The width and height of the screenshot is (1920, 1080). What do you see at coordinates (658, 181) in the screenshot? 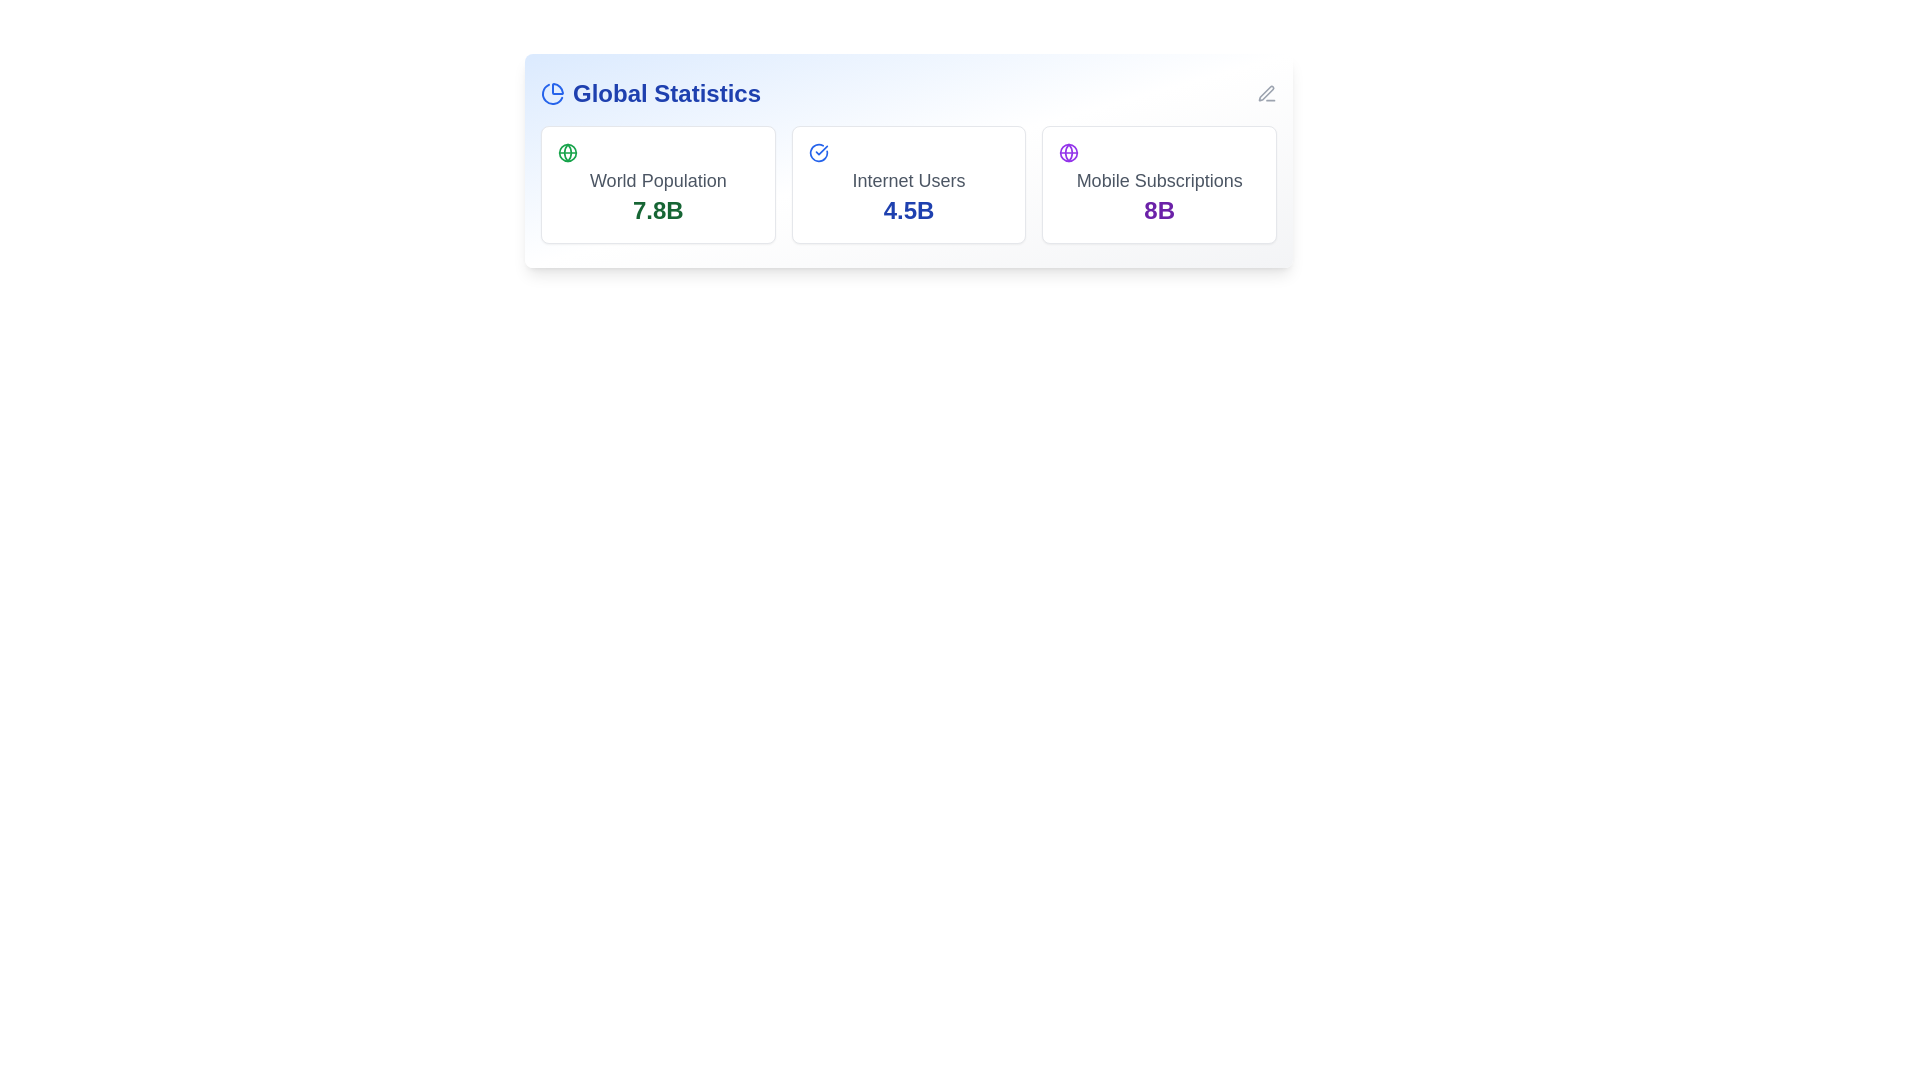
I see `the static text label reading 'World Population' in medium-sized gray font located above the numeric display '7.8B' and to the right of the green globe icon in the 'Global Statistics' dashboard` at bounding box center [658, 181].